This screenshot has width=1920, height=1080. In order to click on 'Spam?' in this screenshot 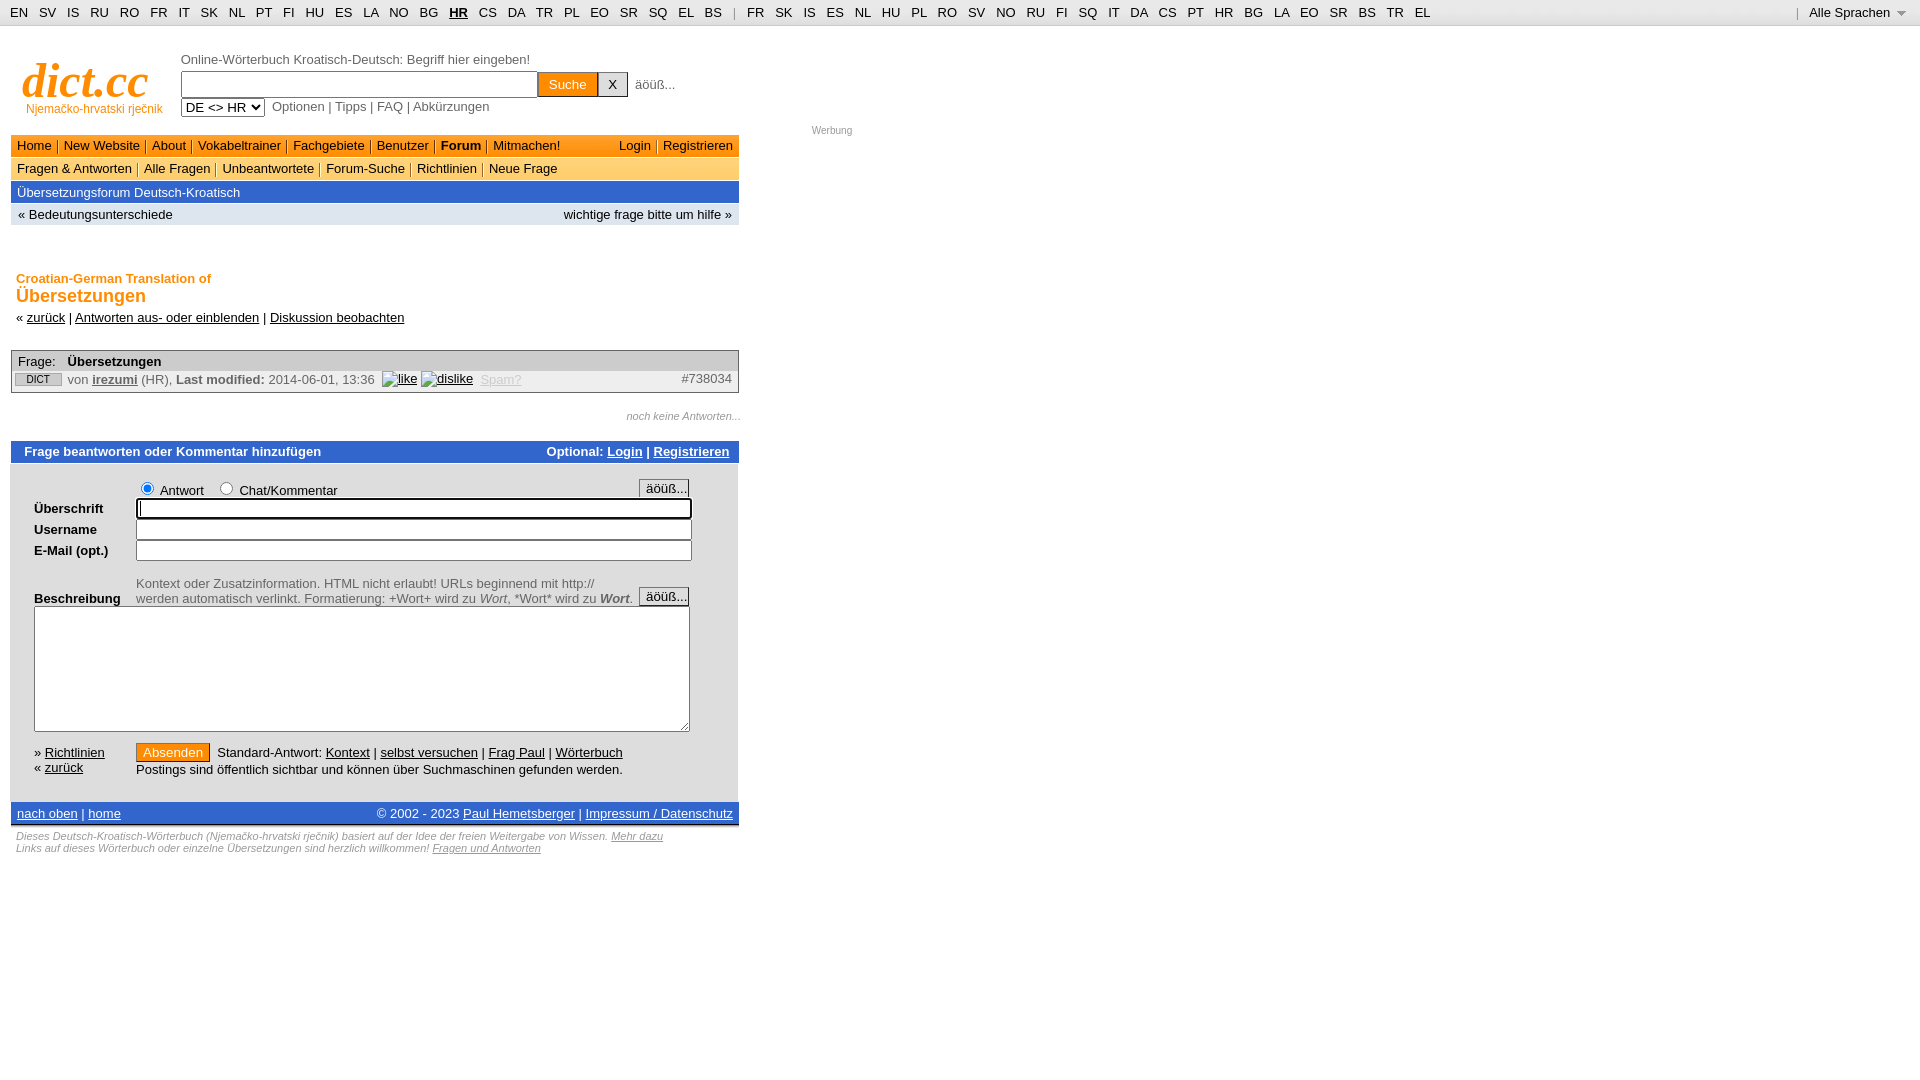, I will do `click(480, 379)`.